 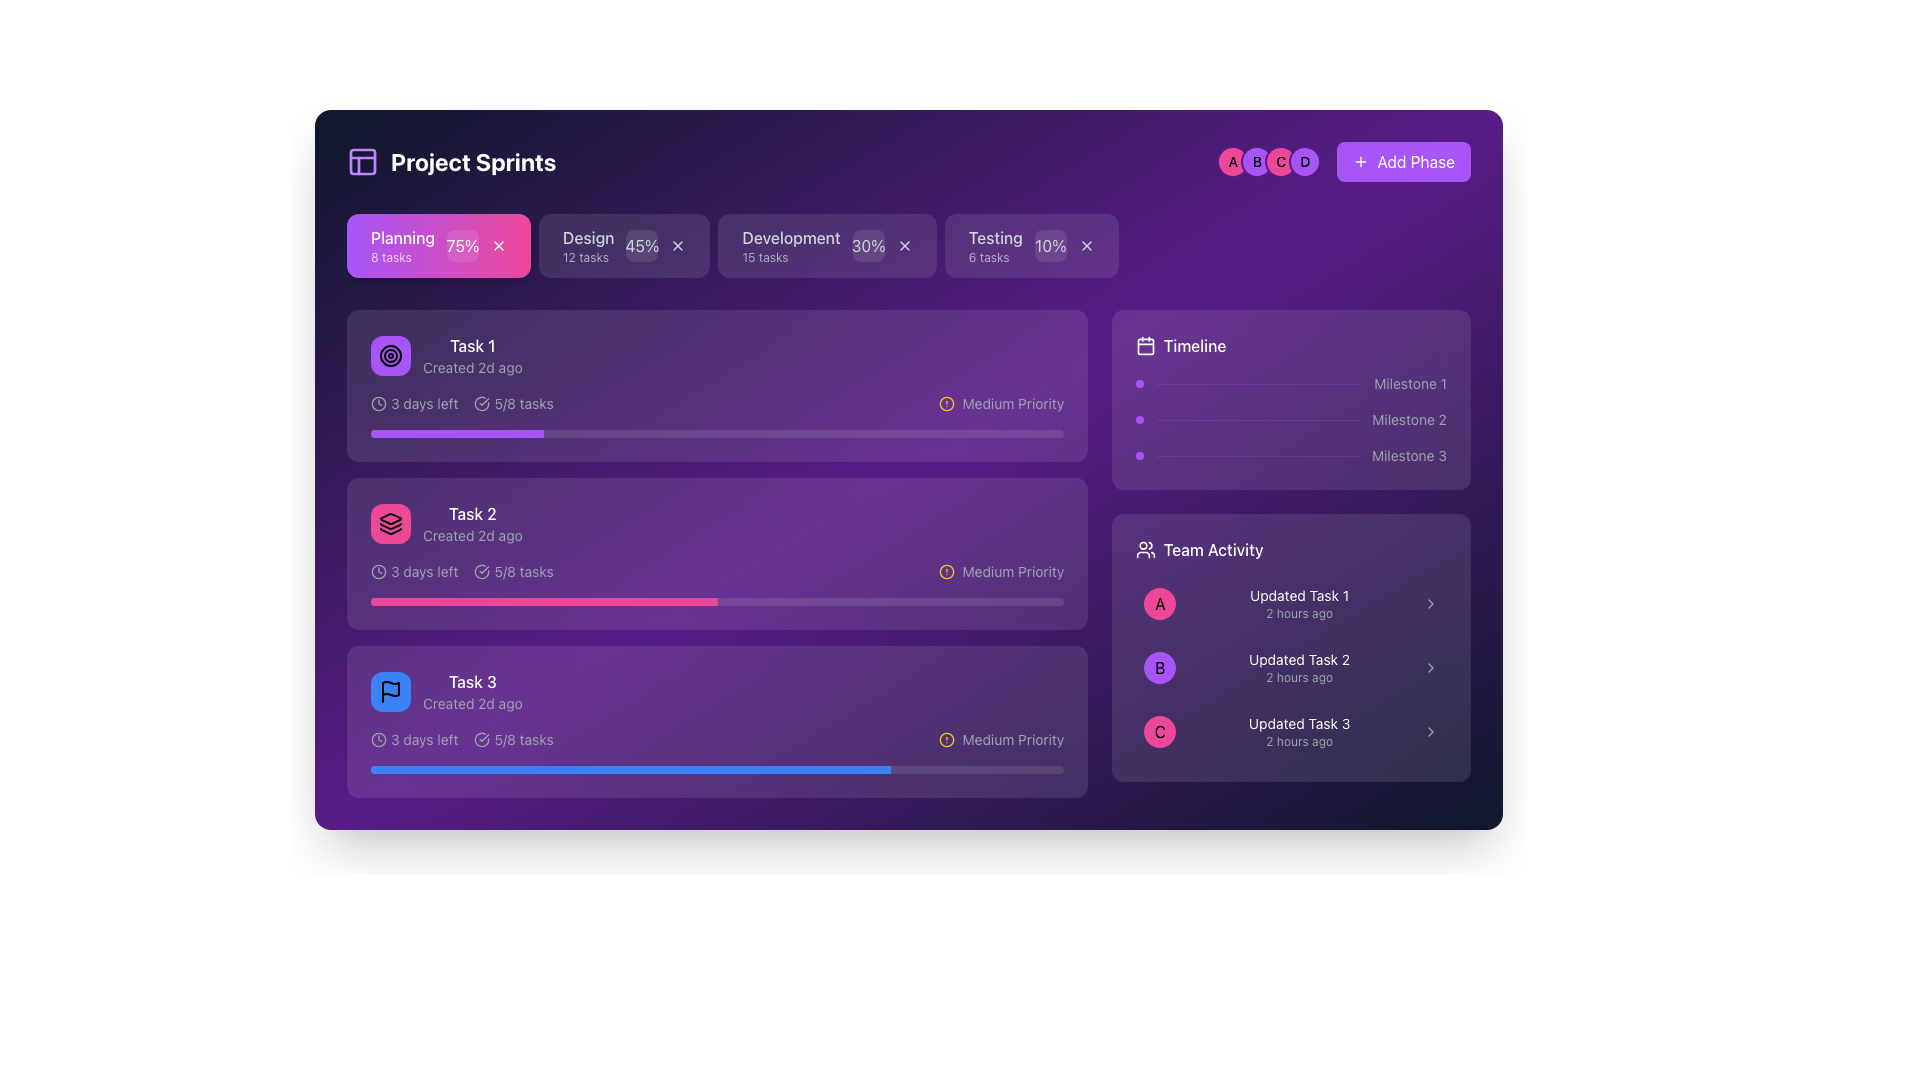 What do you see at coordinates (678, 245) in the screenshot?
I see `the Close Button, which is represented by an 'X' icon with rounded edges and a red hover effect, located at the far-right of the 'Design' section in the navigation header` at bounding box center [678, 245].